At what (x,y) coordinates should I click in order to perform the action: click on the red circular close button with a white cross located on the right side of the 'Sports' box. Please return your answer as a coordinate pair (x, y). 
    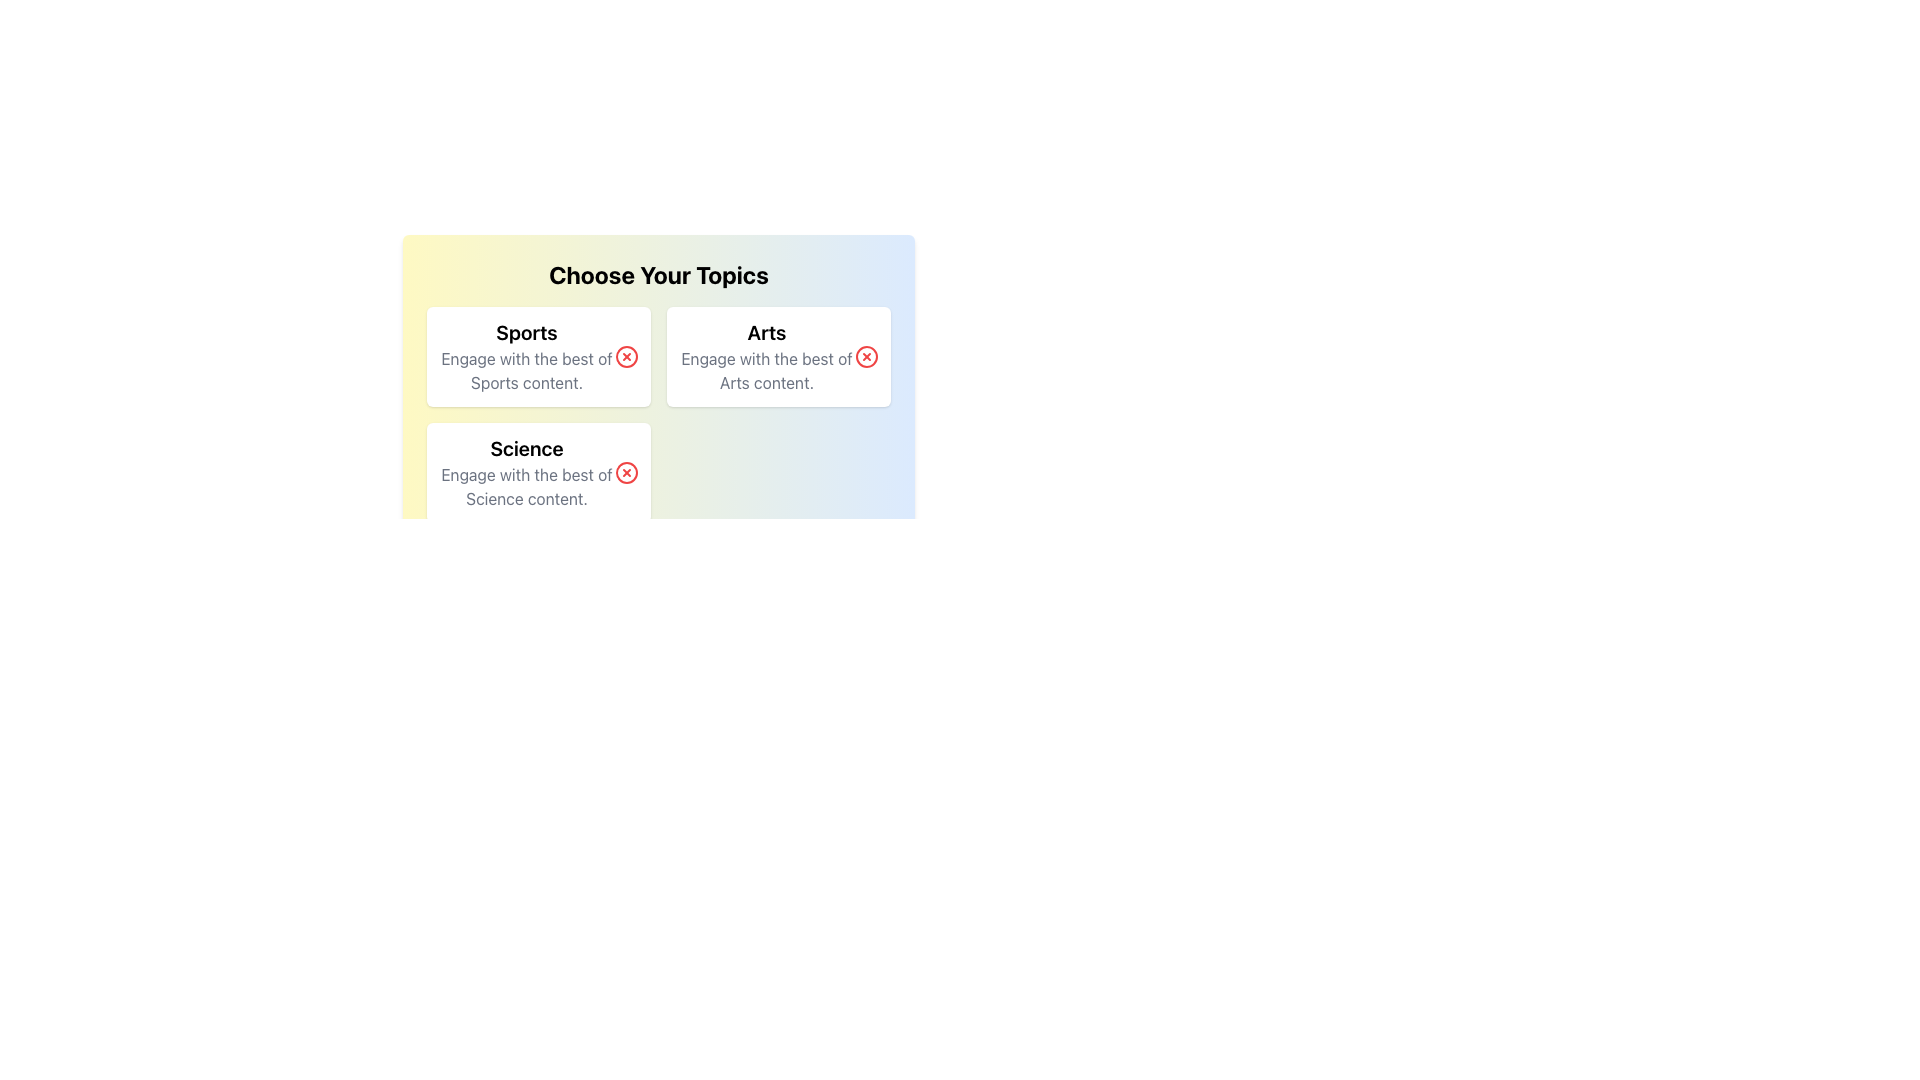
    Looking at the image, I should click on (626, 356).